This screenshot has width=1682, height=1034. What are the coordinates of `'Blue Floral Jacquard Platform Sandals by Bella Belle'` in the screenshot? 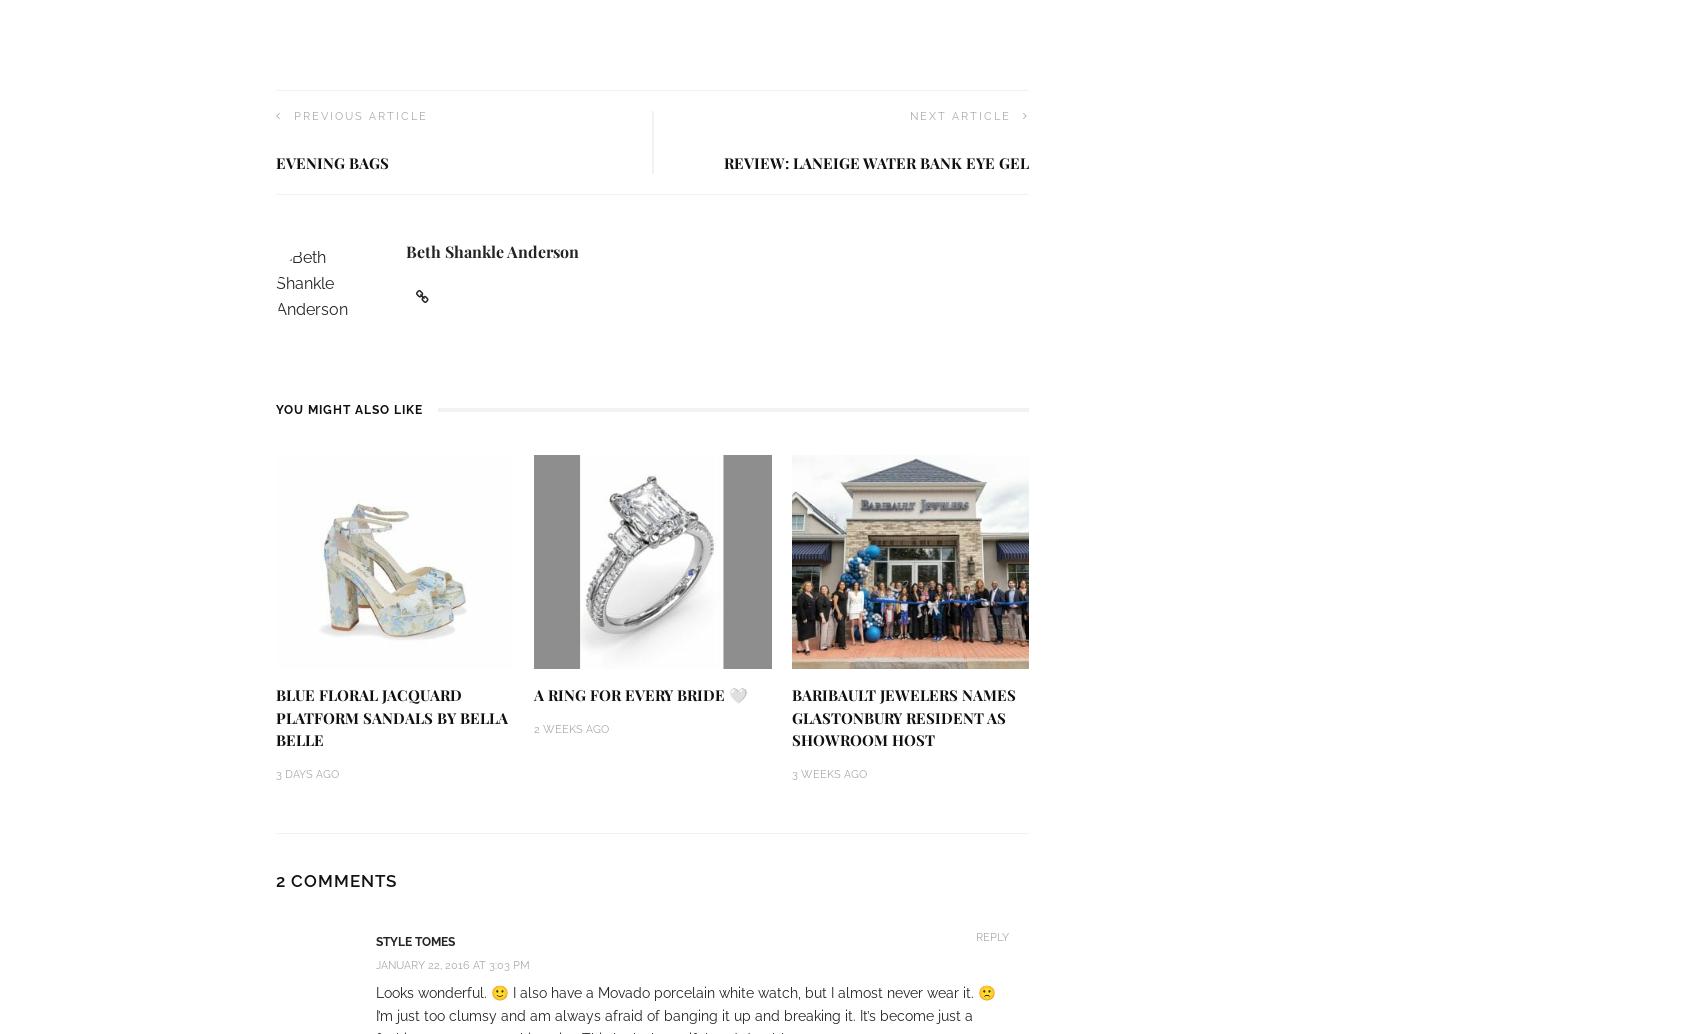 It's located at (391, 717).